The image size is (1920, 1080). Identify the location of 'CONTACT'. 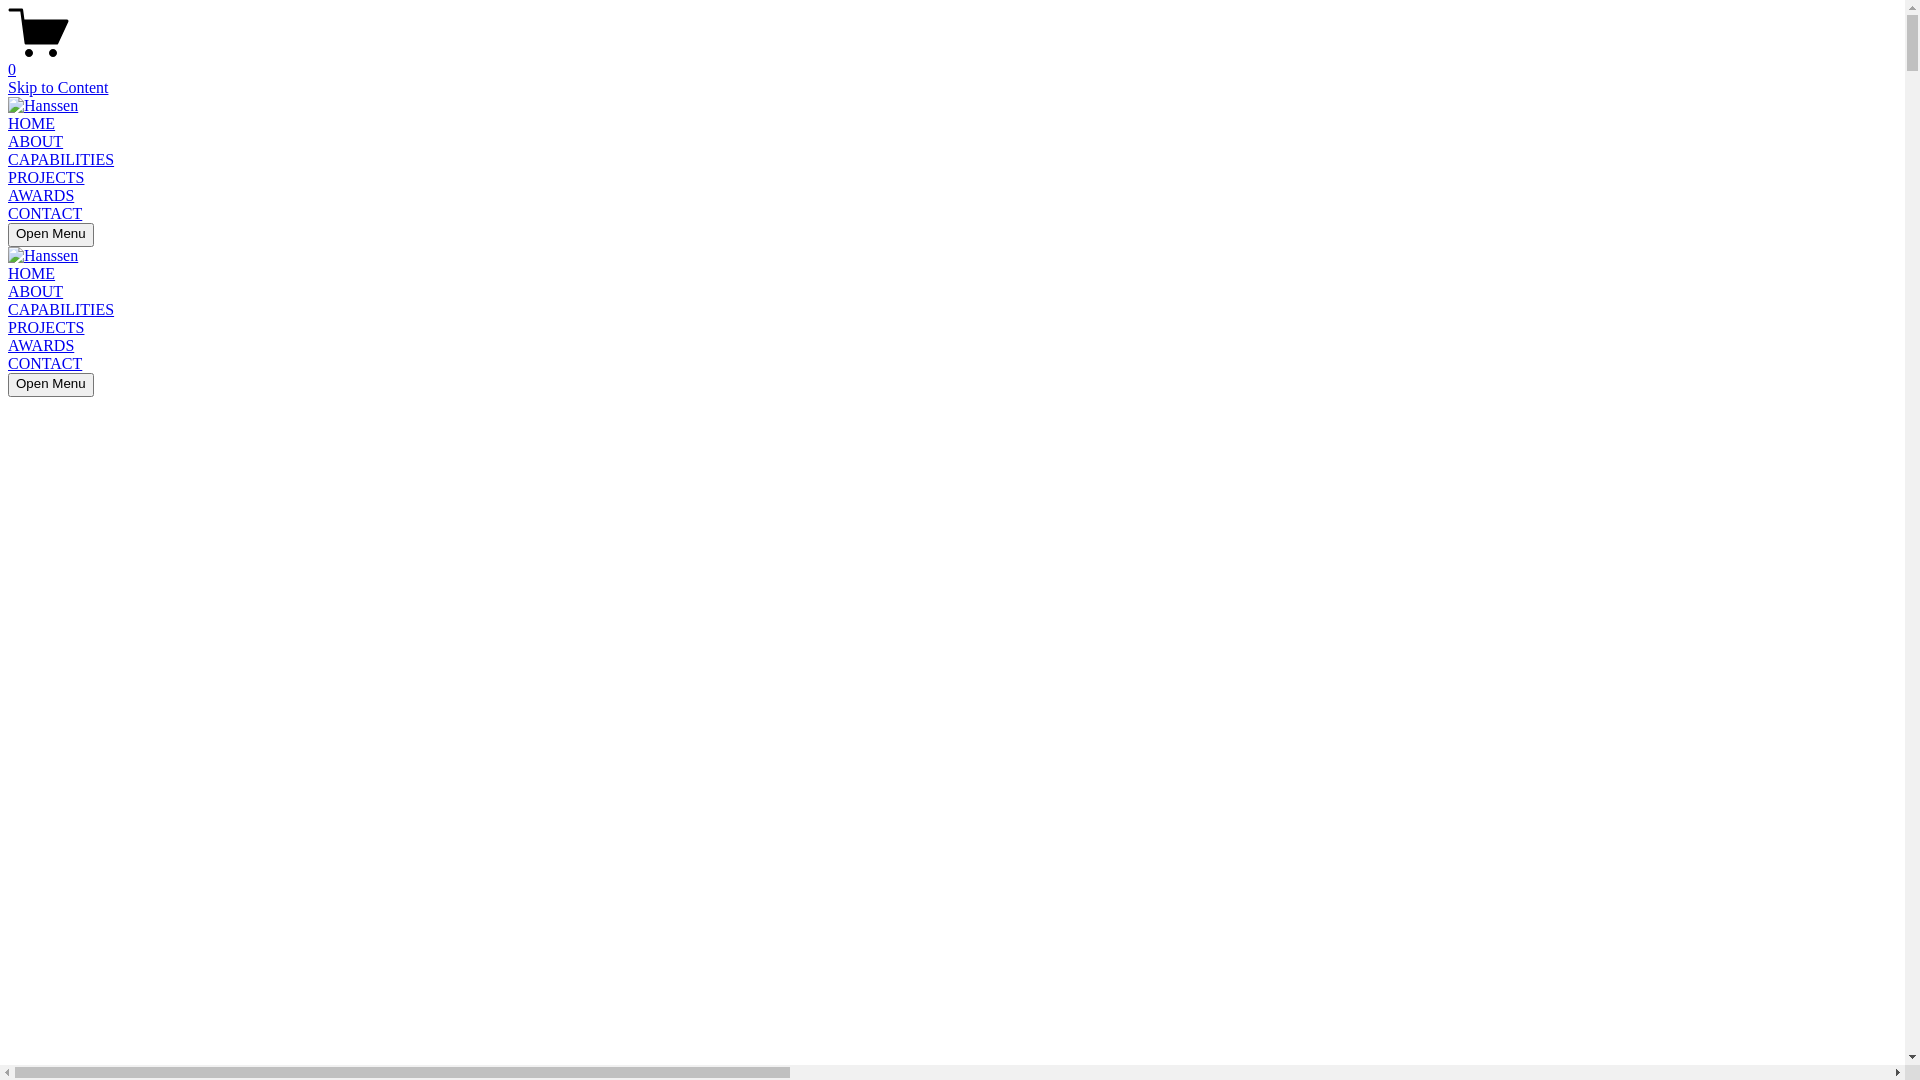
(8, 363).